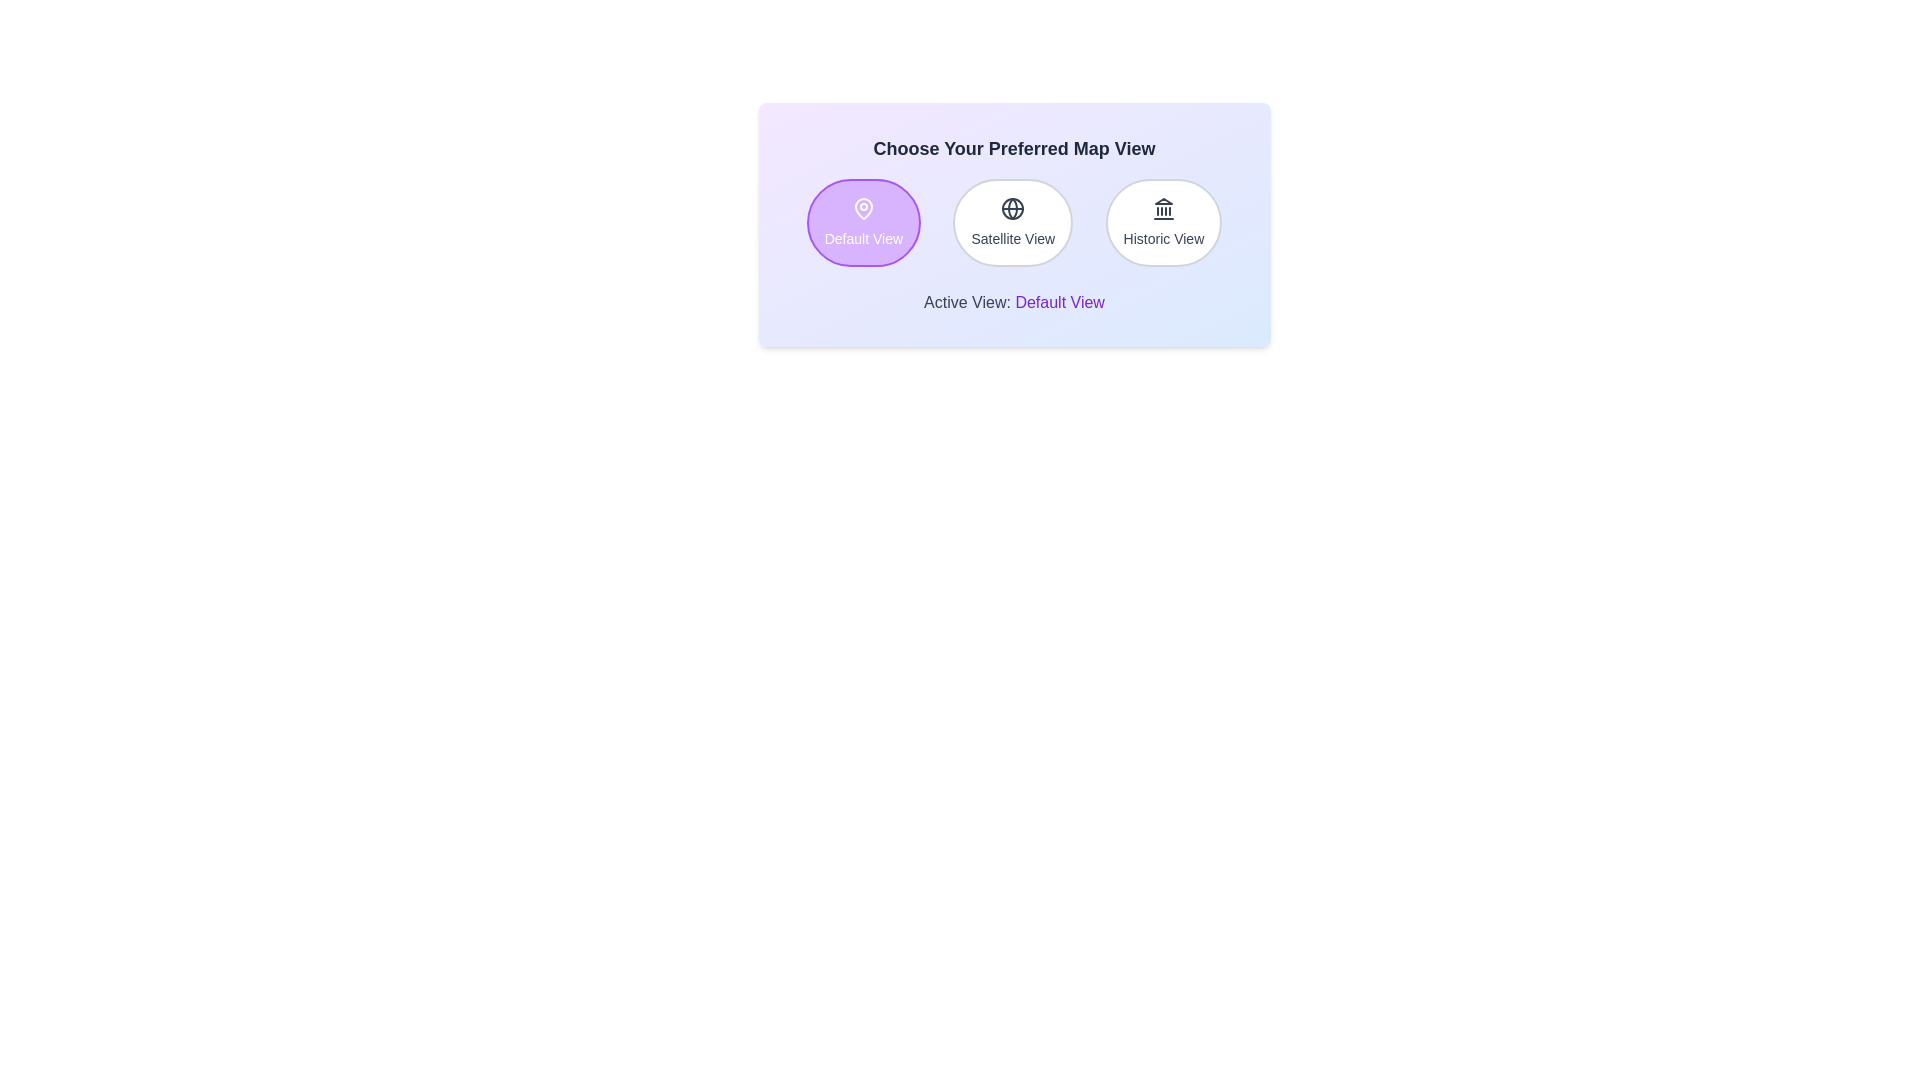 This screenshot has height=1080, width=1920. I want to click on the map view to Default View, so click(863, 223).